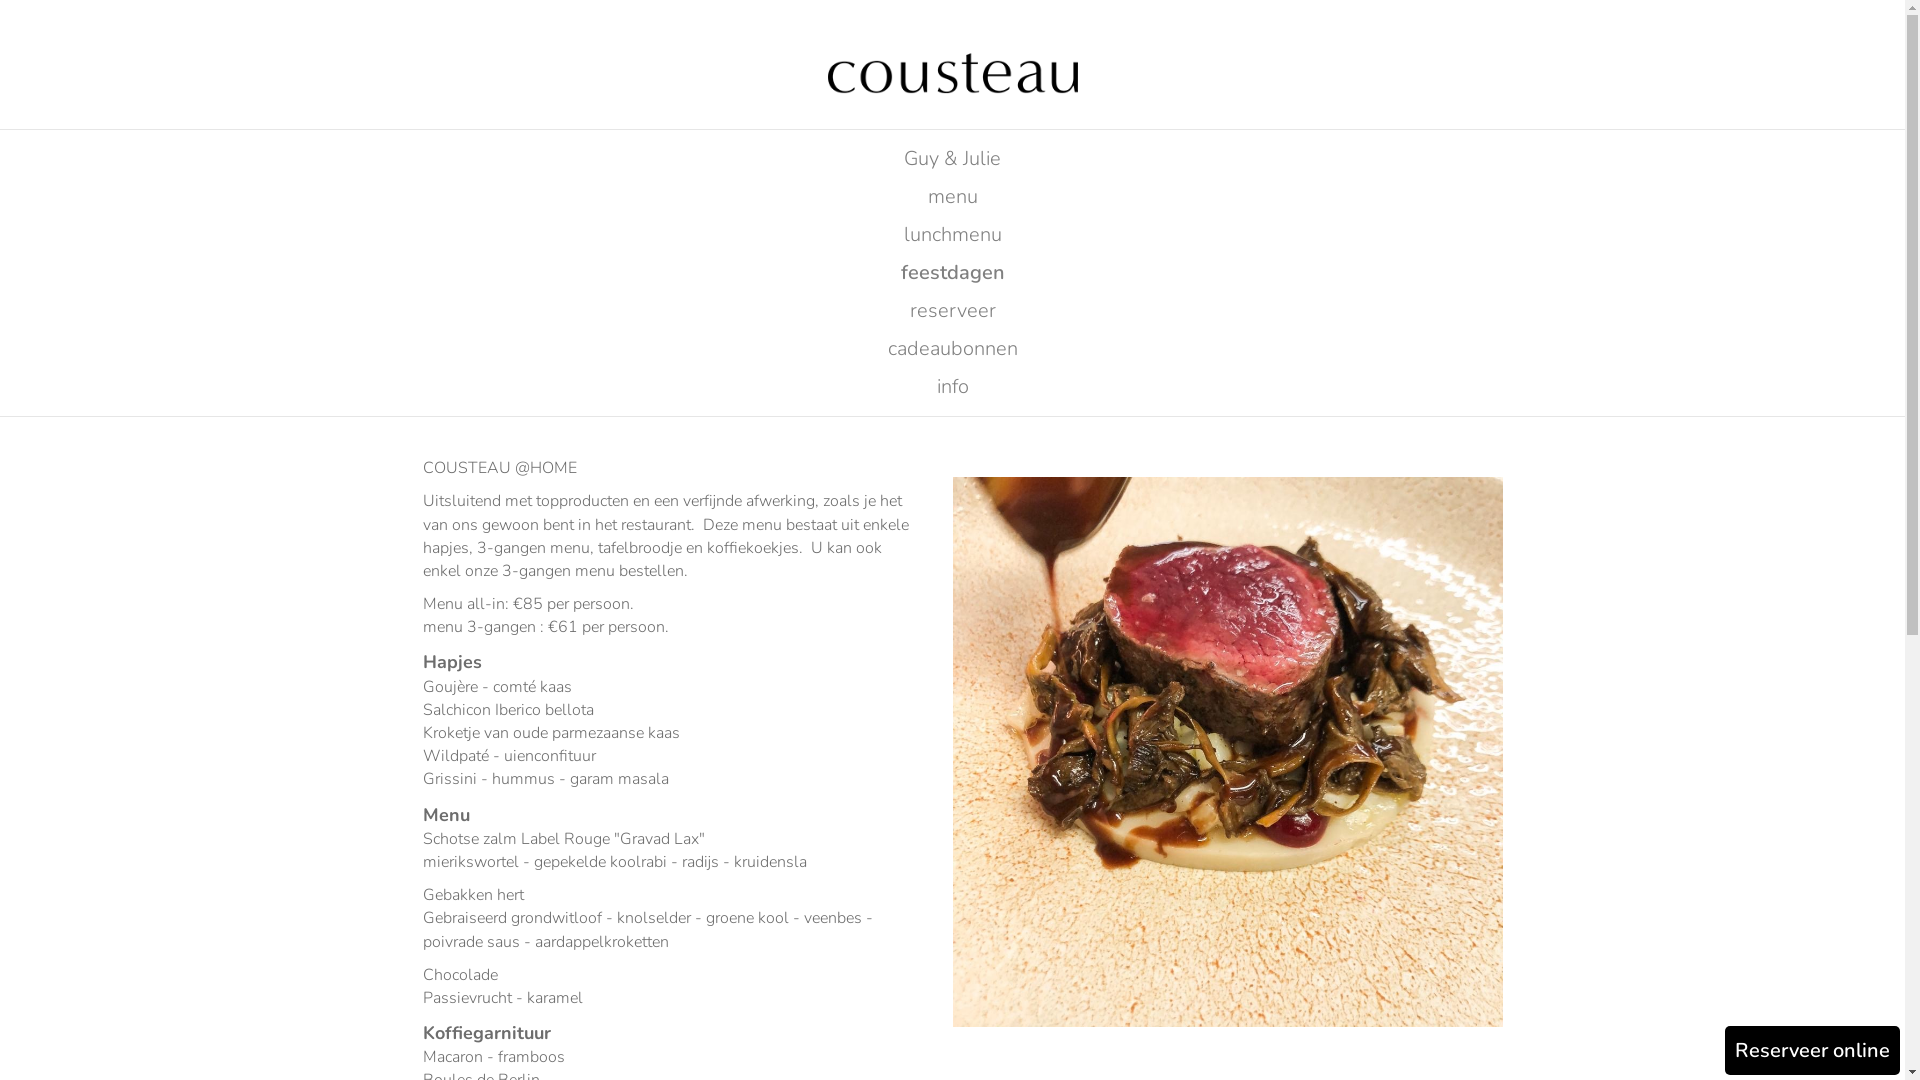  I want to click on 'Reserveer online', so click(1812, 1049).